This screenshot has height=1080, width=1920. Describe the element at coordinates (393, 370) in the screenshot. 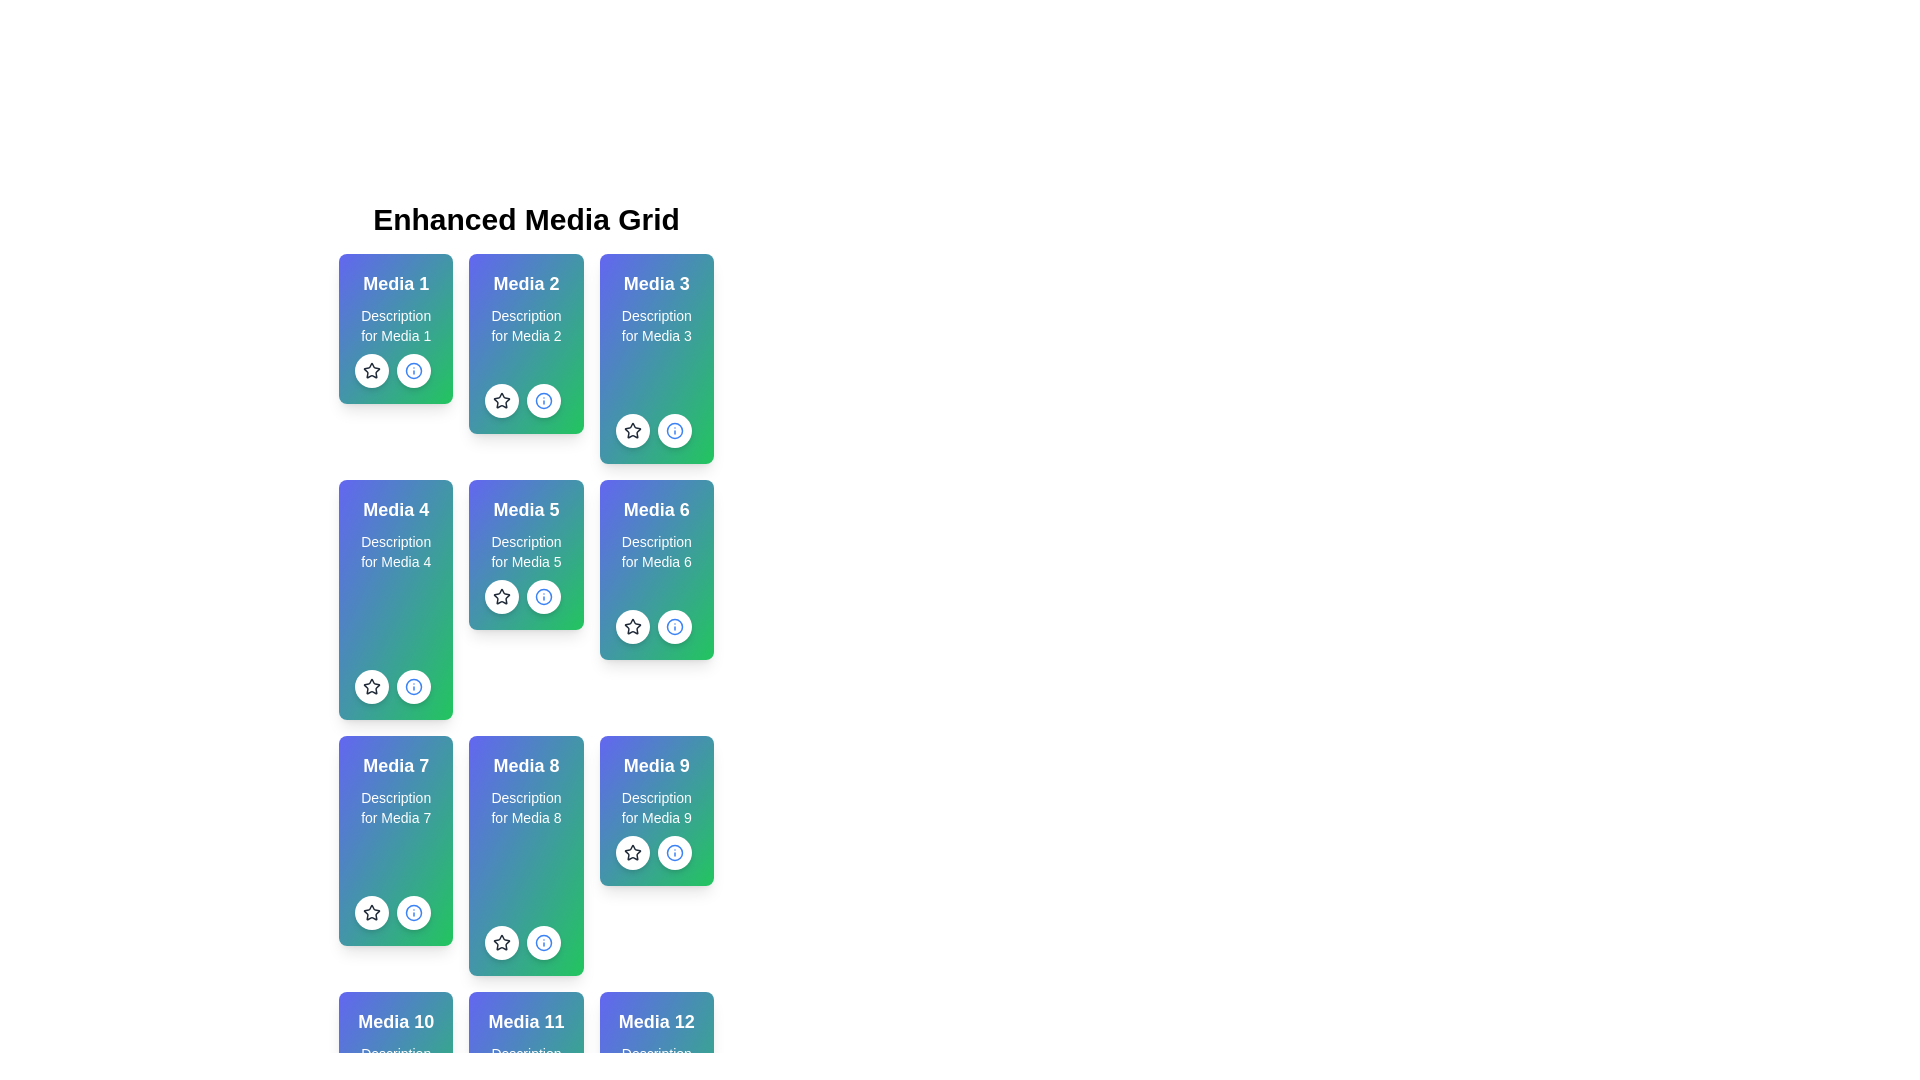

I see `the group of interactive buttons/icons located at the bottom-left corner of the 'Media 1' card` at that location.